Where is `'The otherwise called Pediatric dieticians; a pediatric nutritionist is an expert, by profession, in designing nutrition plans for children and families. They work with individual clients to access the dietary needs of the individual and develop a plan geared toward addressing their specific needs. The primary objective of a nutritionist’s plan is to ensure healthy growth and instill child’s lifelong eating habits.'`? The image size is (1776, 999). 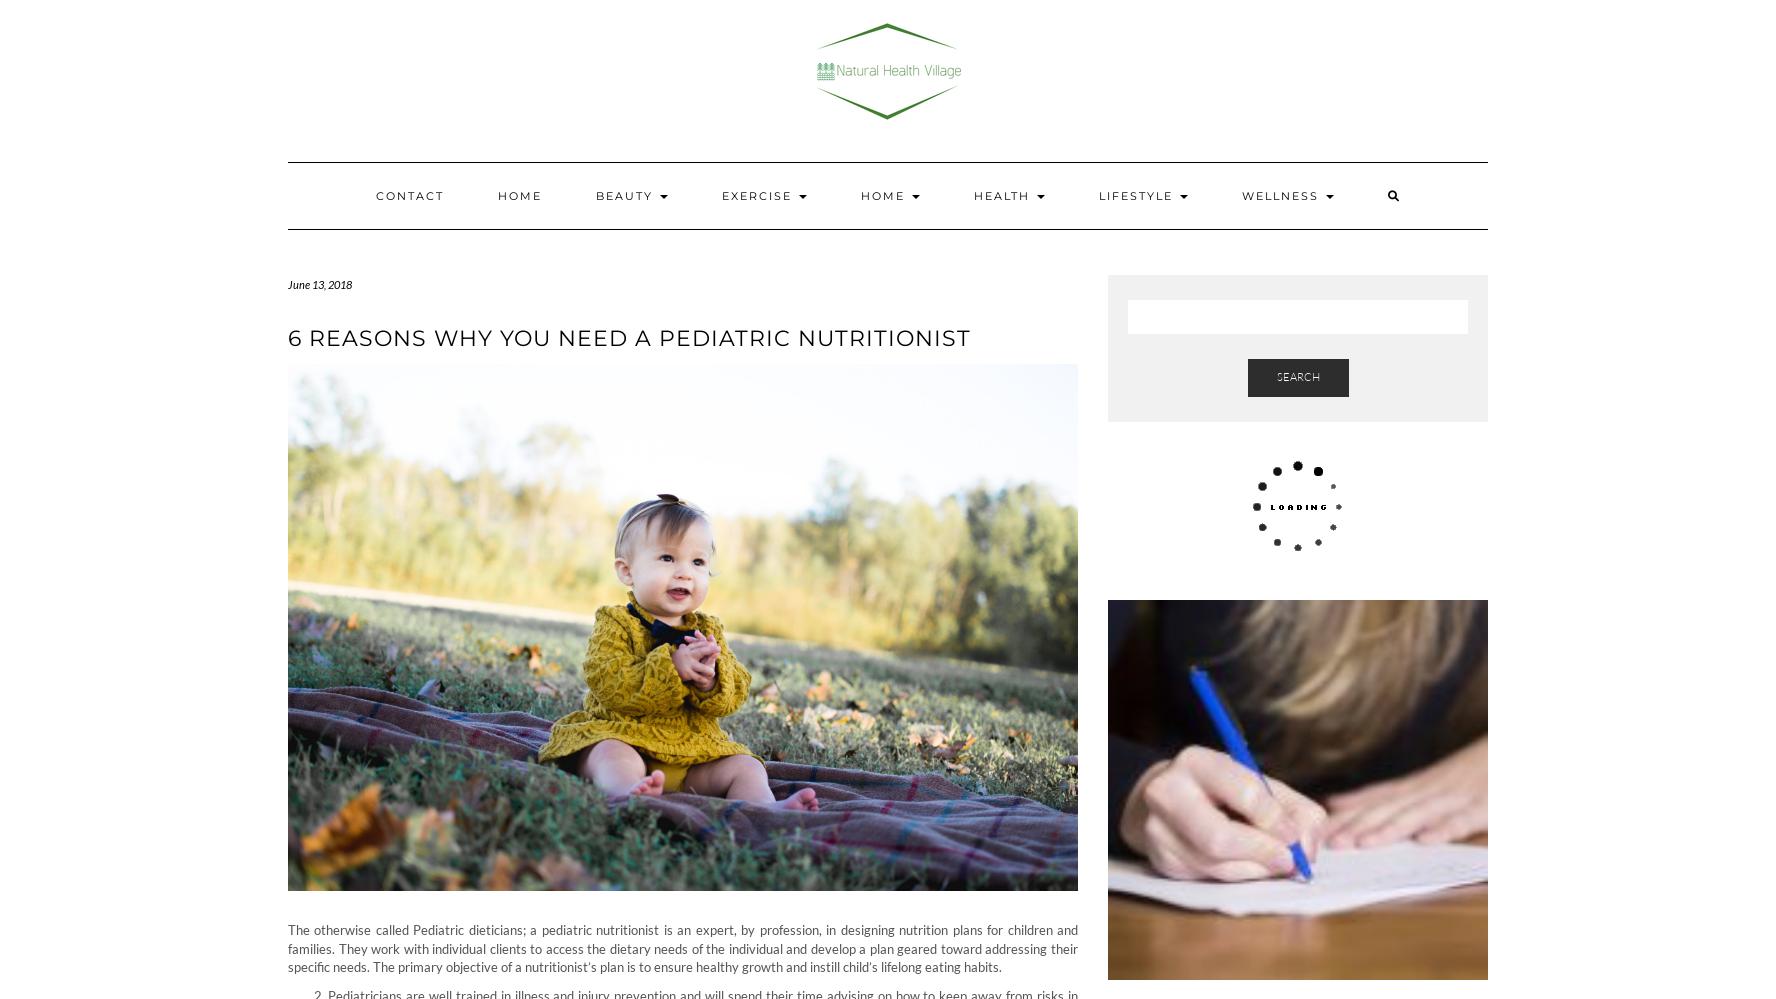
'The otherwise called Pediatric dieticians; a pediatric nutritionist is an expert, by profession, in designing nutrition plans for children and families. They work with individual clients to access the dietary needs of the individual and develop a plan geared toward addressing their specific needs. The primary objective of a nutritionist’s plan is to ensure healthy growth and instill child’s lifelong eating habits.' is located at coordinates (288, 946).